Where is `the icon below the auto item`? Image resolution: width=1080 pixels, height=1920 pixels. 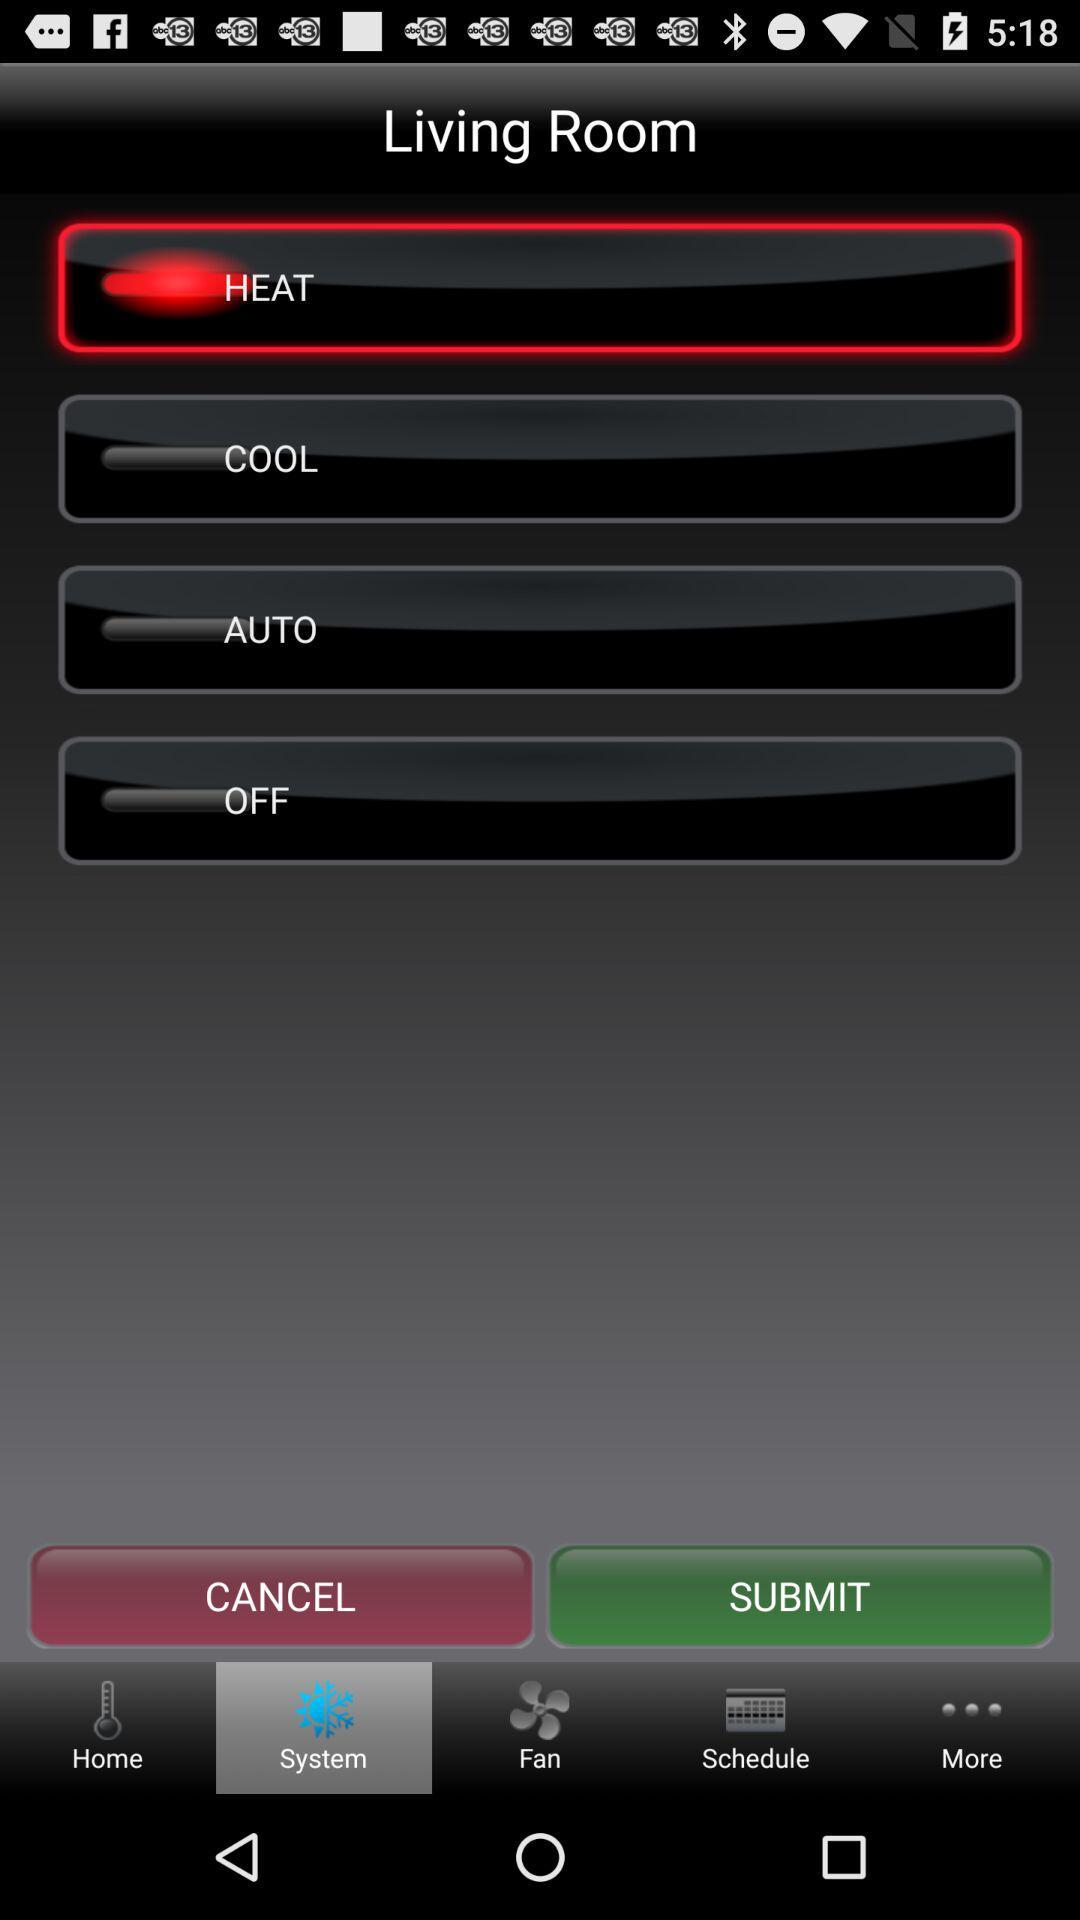 the icon below the auto item is located at coordinates (540, 798).